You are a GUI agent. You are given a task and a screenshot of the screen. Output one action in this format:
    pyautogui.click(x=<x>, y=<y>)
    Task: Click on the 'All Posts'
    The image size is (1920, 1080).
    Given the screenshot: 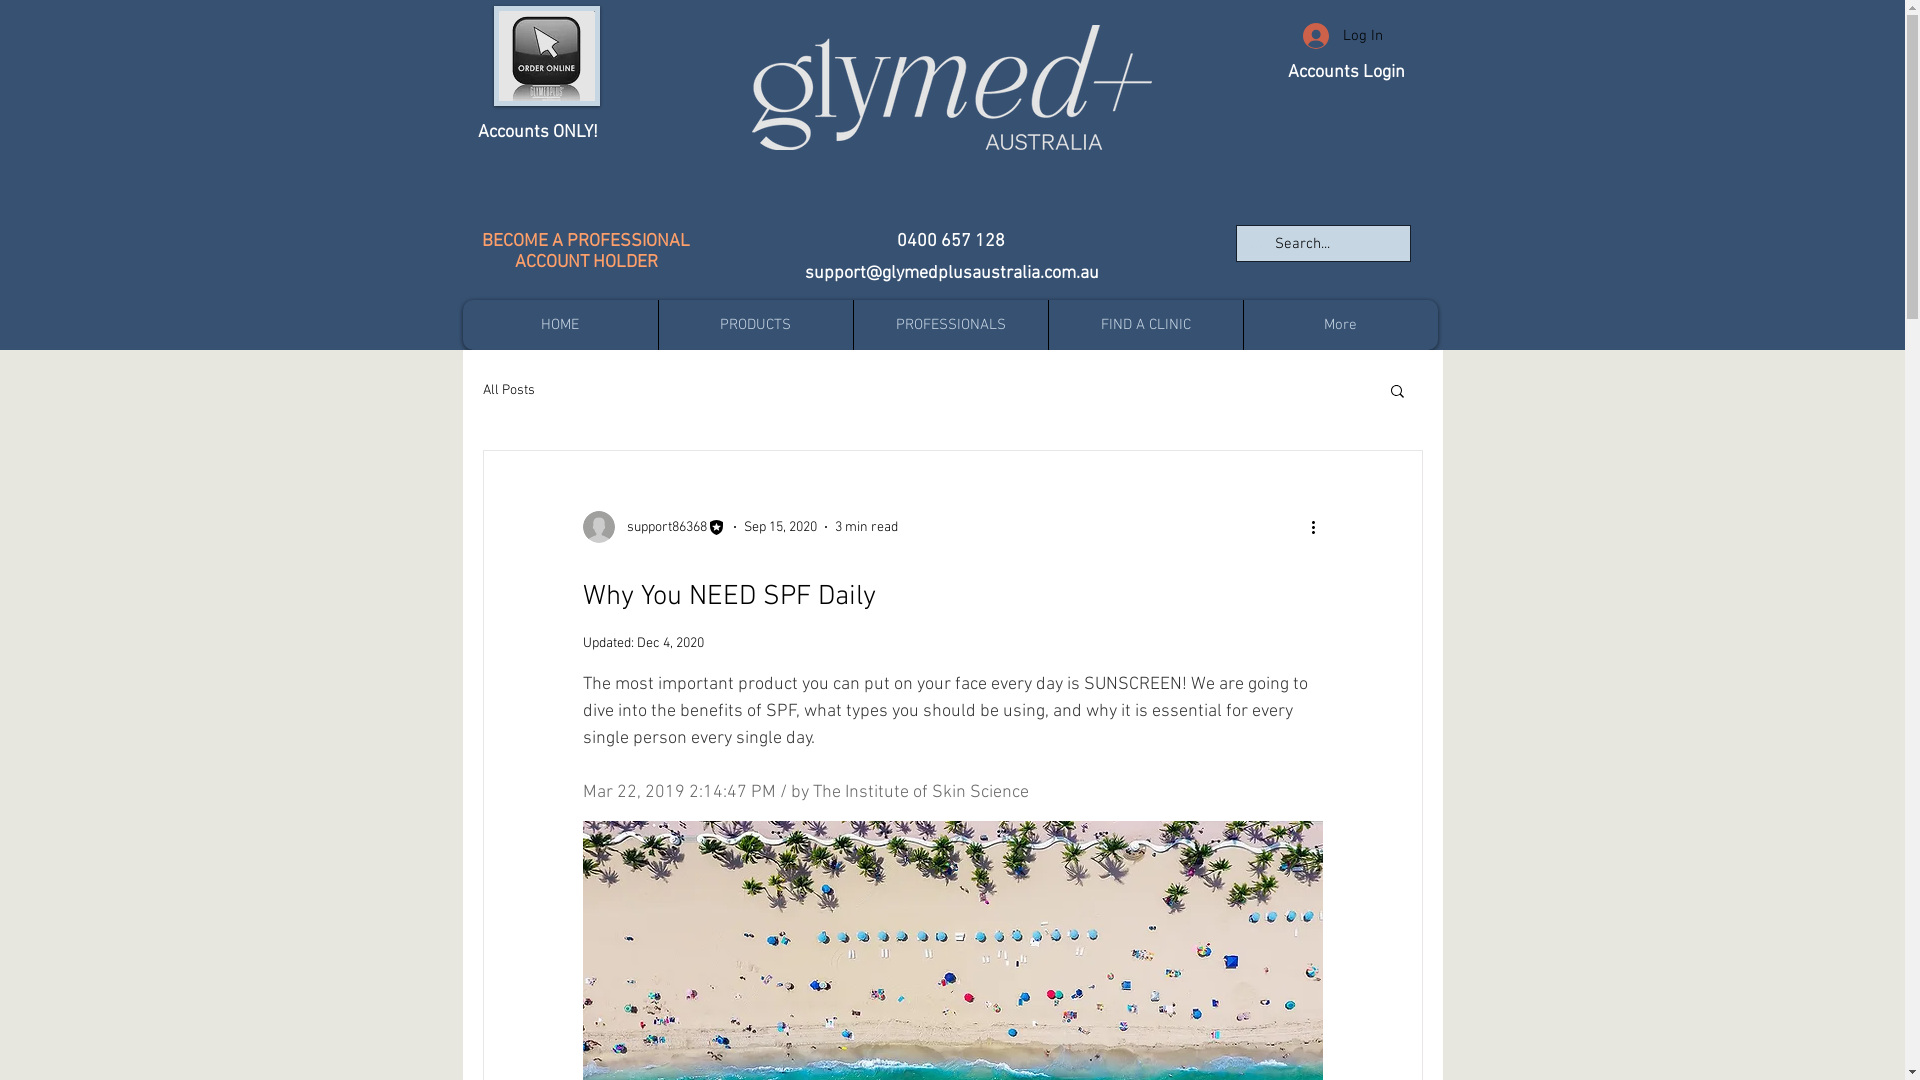 What is the action you would take?
    pyautogui.click(x=508, y=390)
    